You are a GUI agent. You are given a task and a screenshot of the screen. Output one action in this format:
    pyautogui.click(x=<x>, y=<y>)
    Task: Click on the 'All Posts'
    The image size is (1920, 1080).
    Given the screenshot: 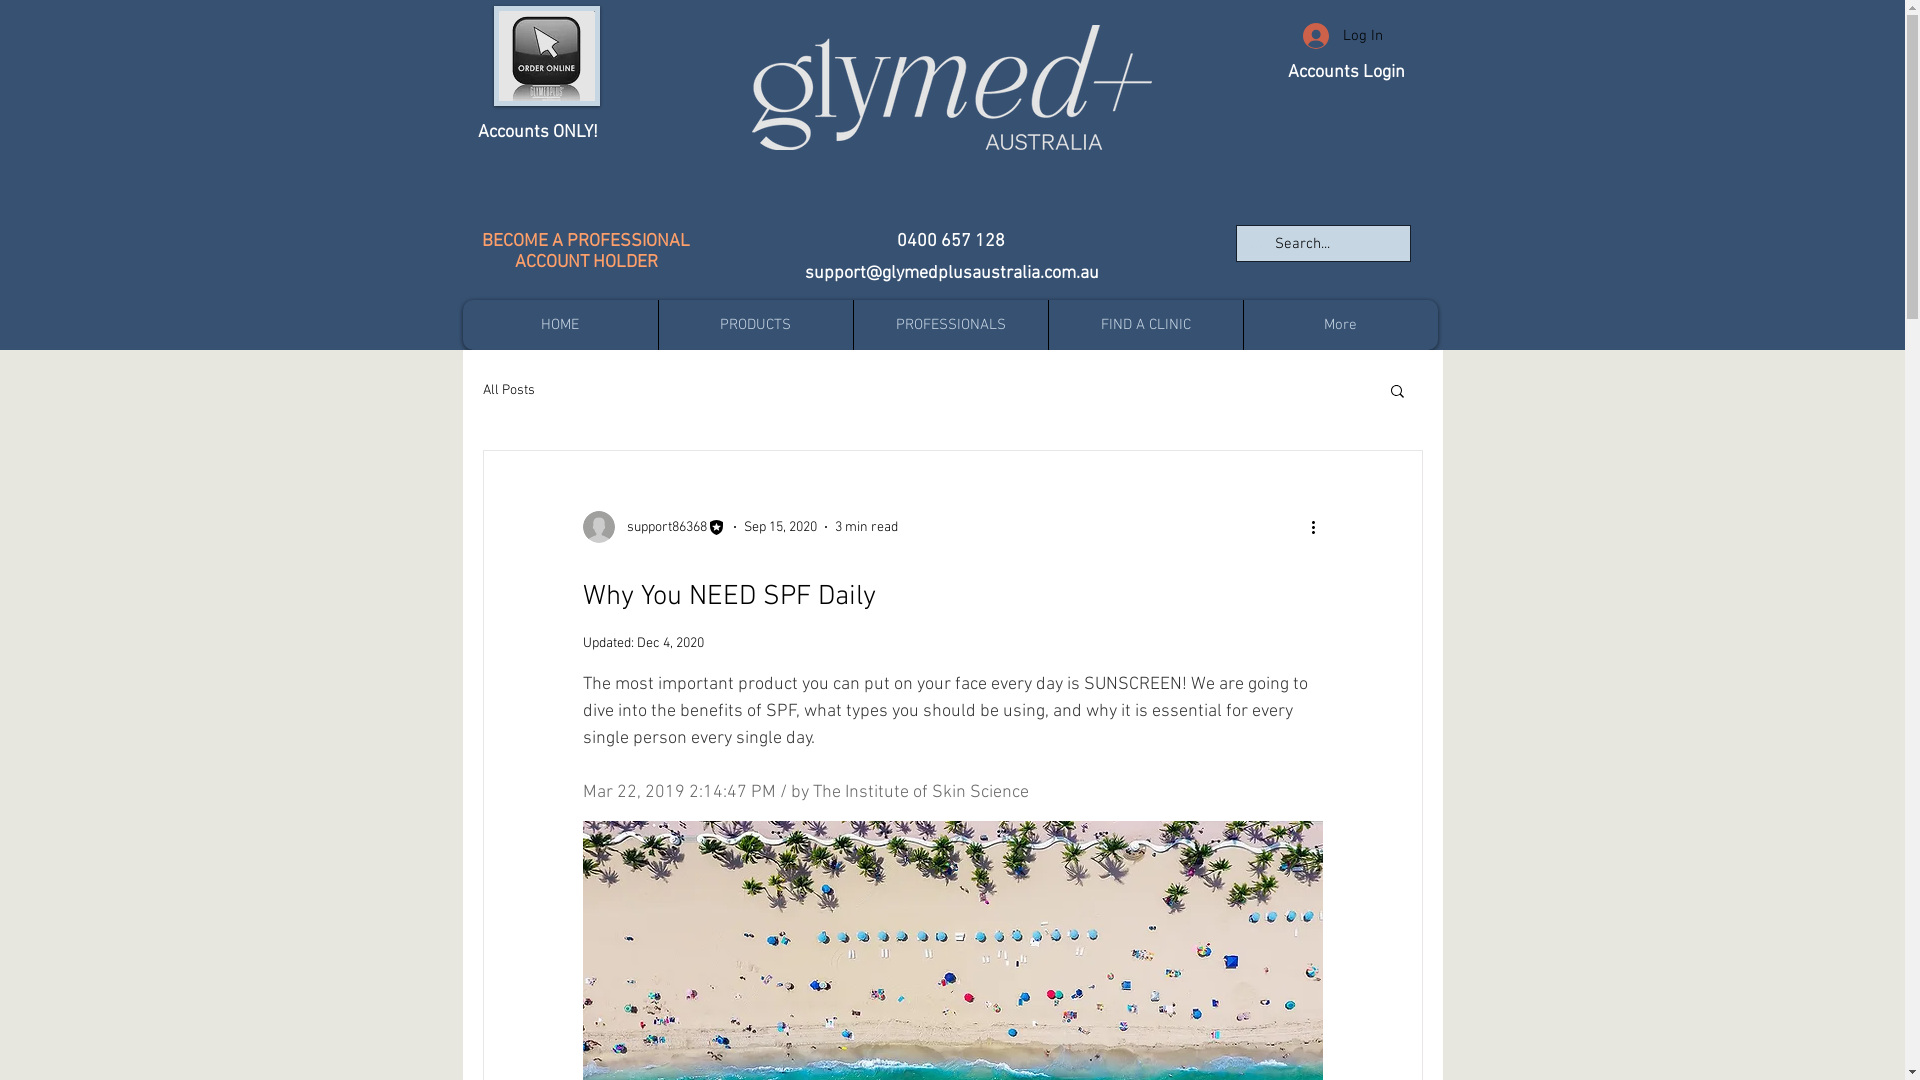 What is the action you would take?
    pyautogui.click(x=508, y=390)
    